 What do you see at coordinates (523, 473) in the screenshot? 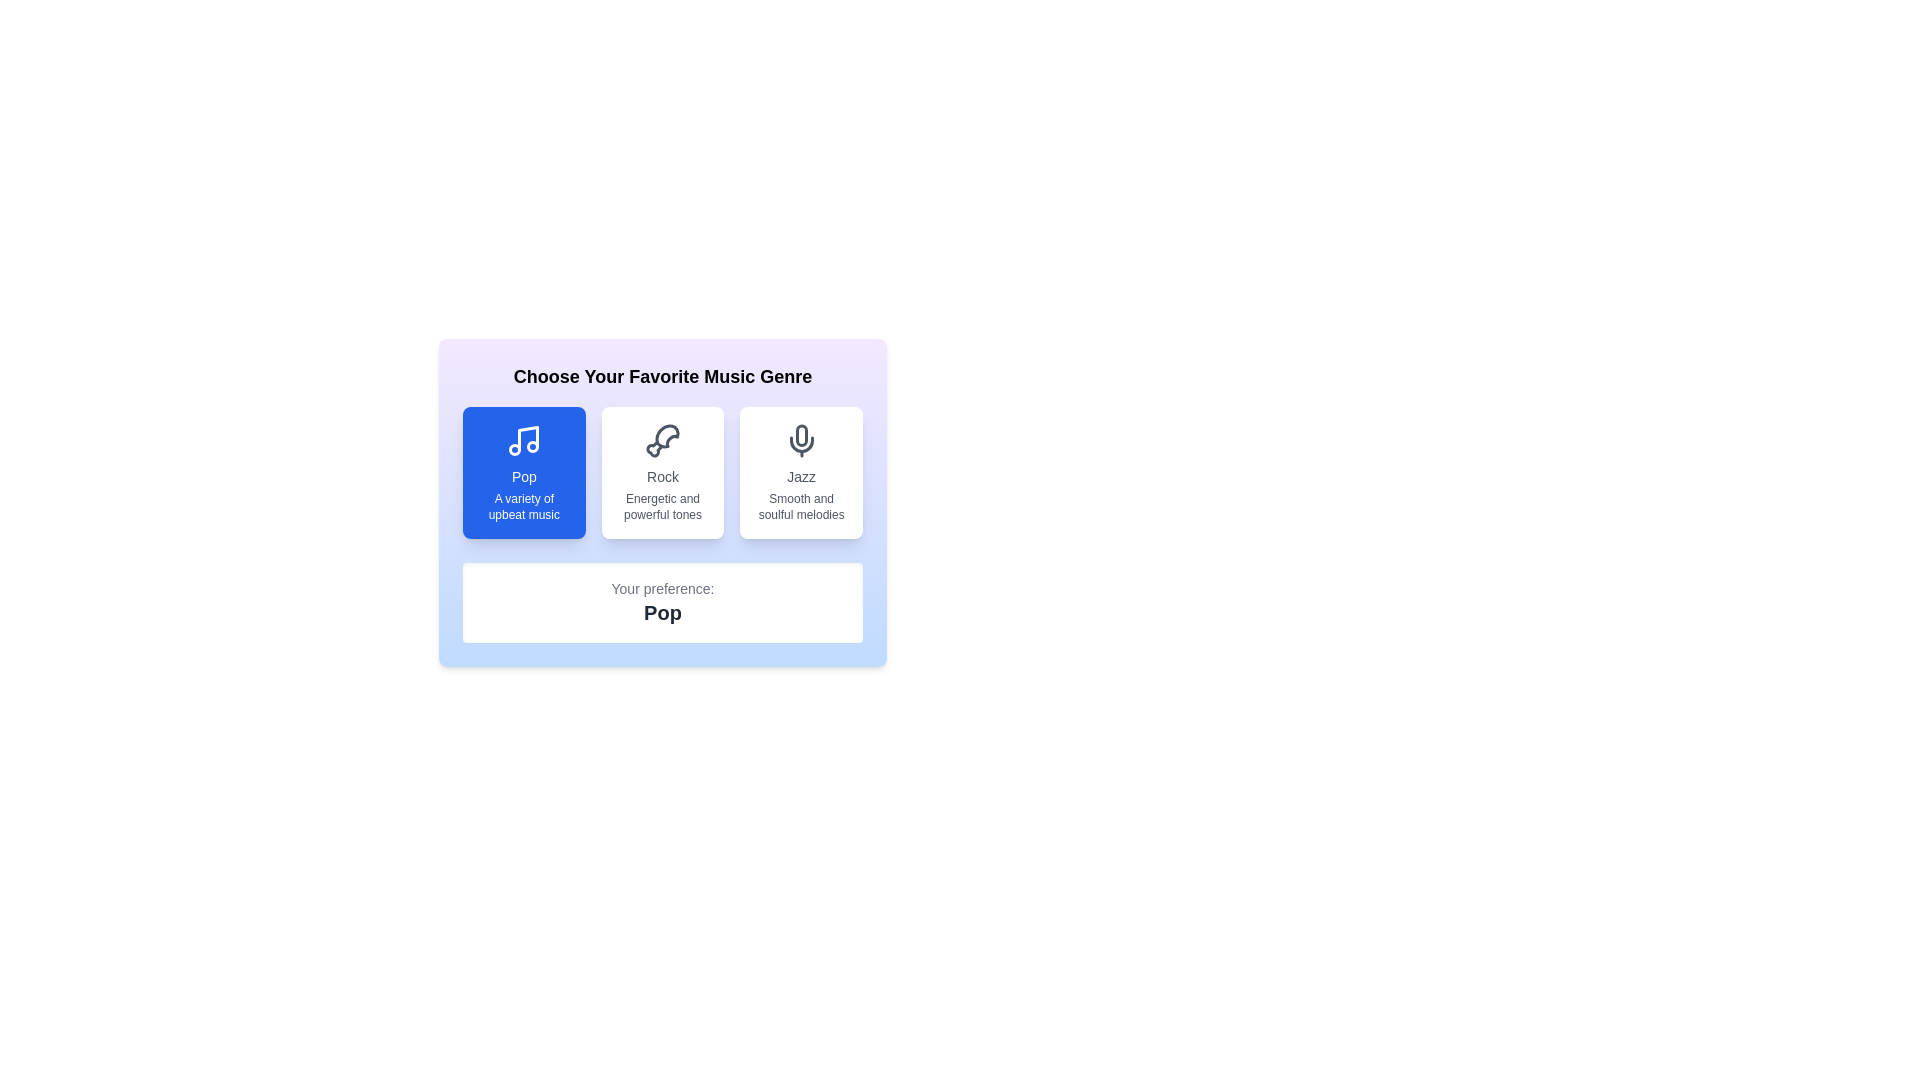
I see `the music genre Pop by clicking the corresponding button` at bounding box center [523, 473].